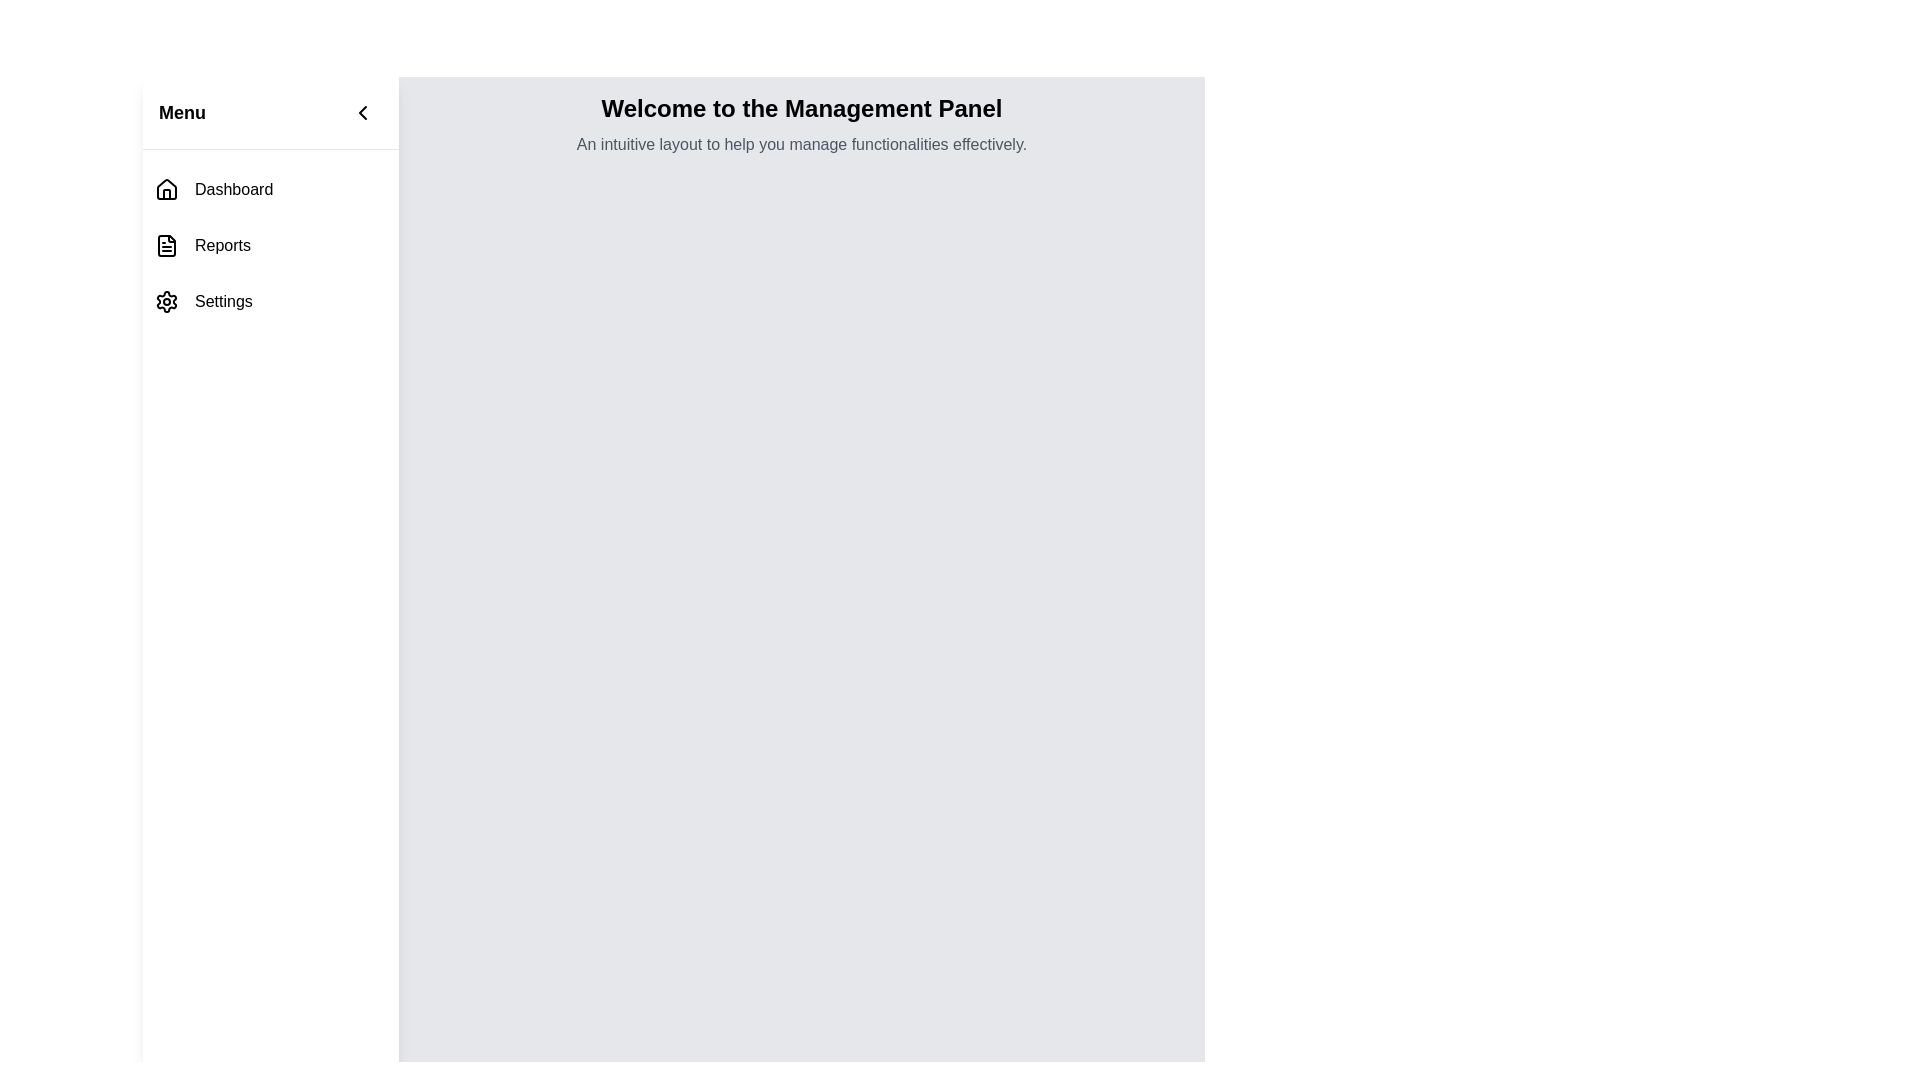 The height and width of the screenshot is (1080, 1920). Describe the element at coordinates (234, 189) in the screenshot. I see `the 'Dashboard' text label in the vertical menu, which is styled in black, sans-serif font and located next to a house icon` at that location.